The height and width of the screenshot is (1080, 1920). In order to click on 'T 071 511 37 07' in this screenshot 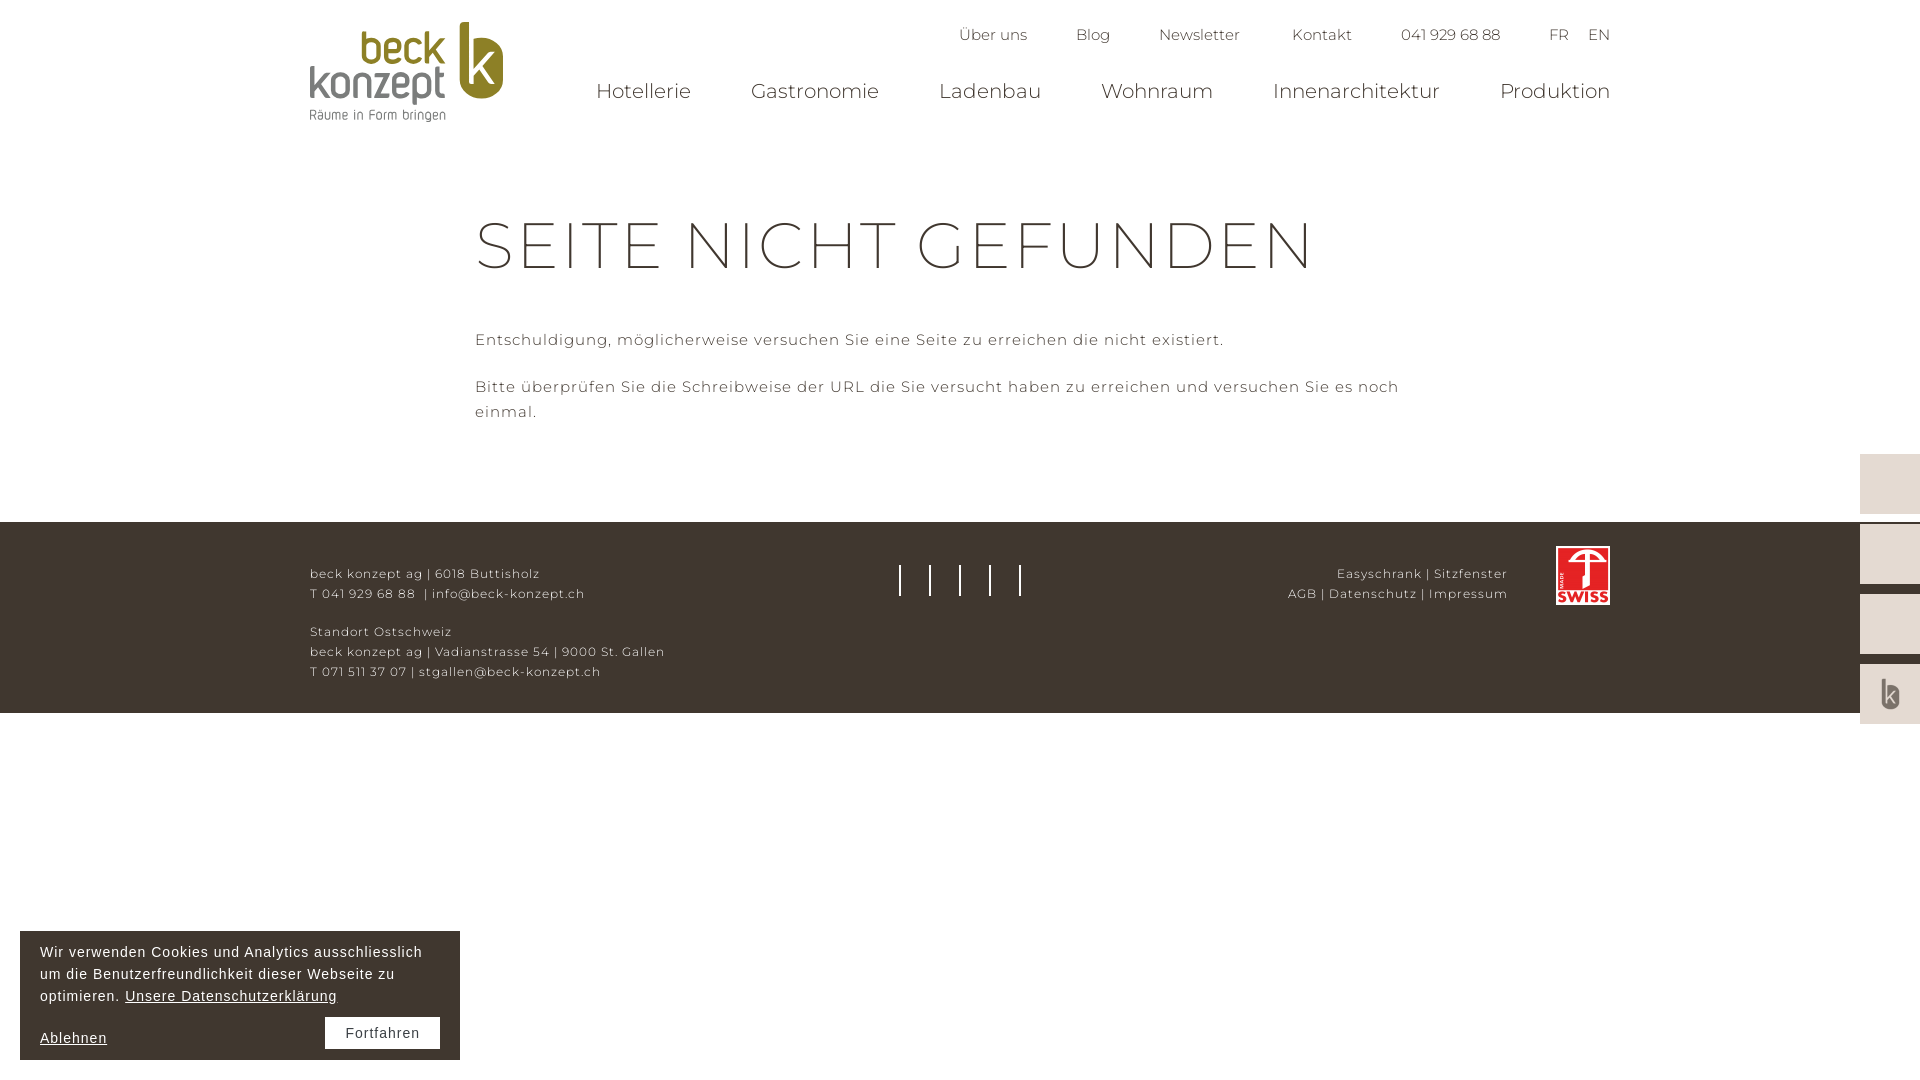, I will do `click(309, 671)`.